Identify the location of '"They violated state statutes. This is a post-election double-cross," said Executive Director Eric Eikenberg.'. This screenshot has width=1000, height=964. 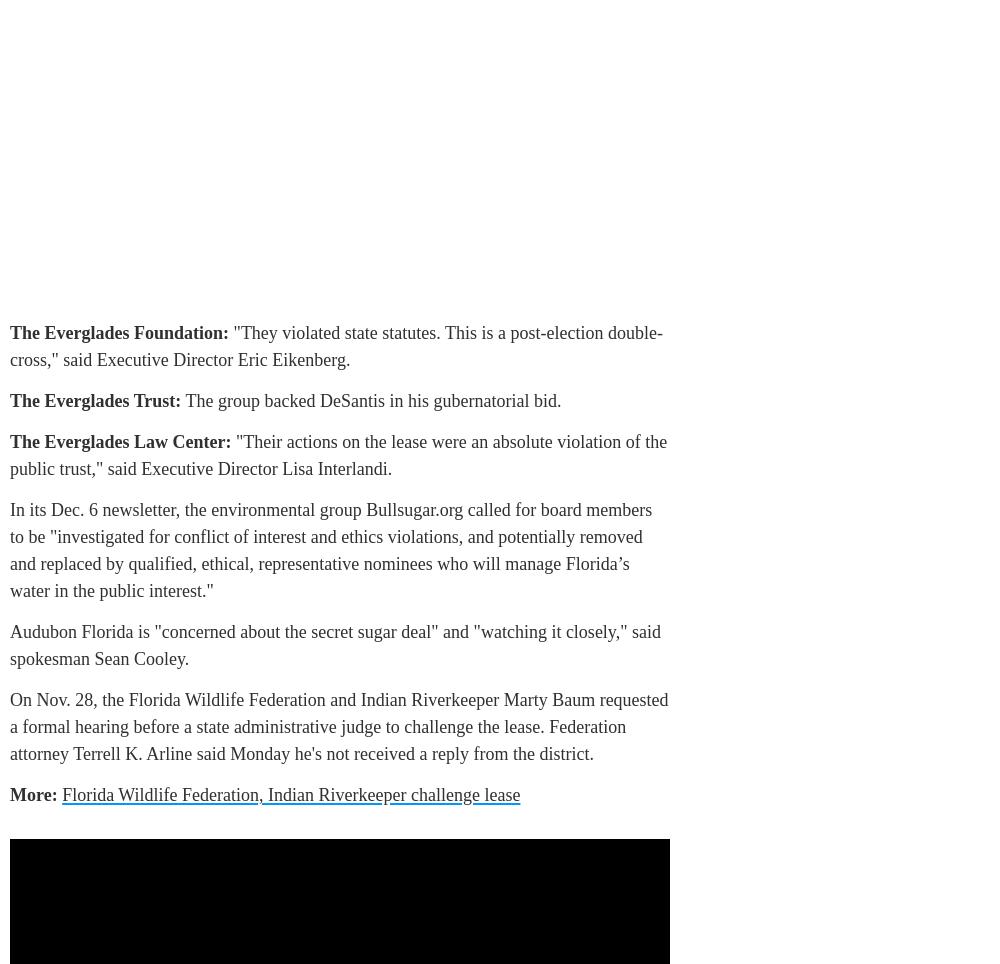
(335, 345).